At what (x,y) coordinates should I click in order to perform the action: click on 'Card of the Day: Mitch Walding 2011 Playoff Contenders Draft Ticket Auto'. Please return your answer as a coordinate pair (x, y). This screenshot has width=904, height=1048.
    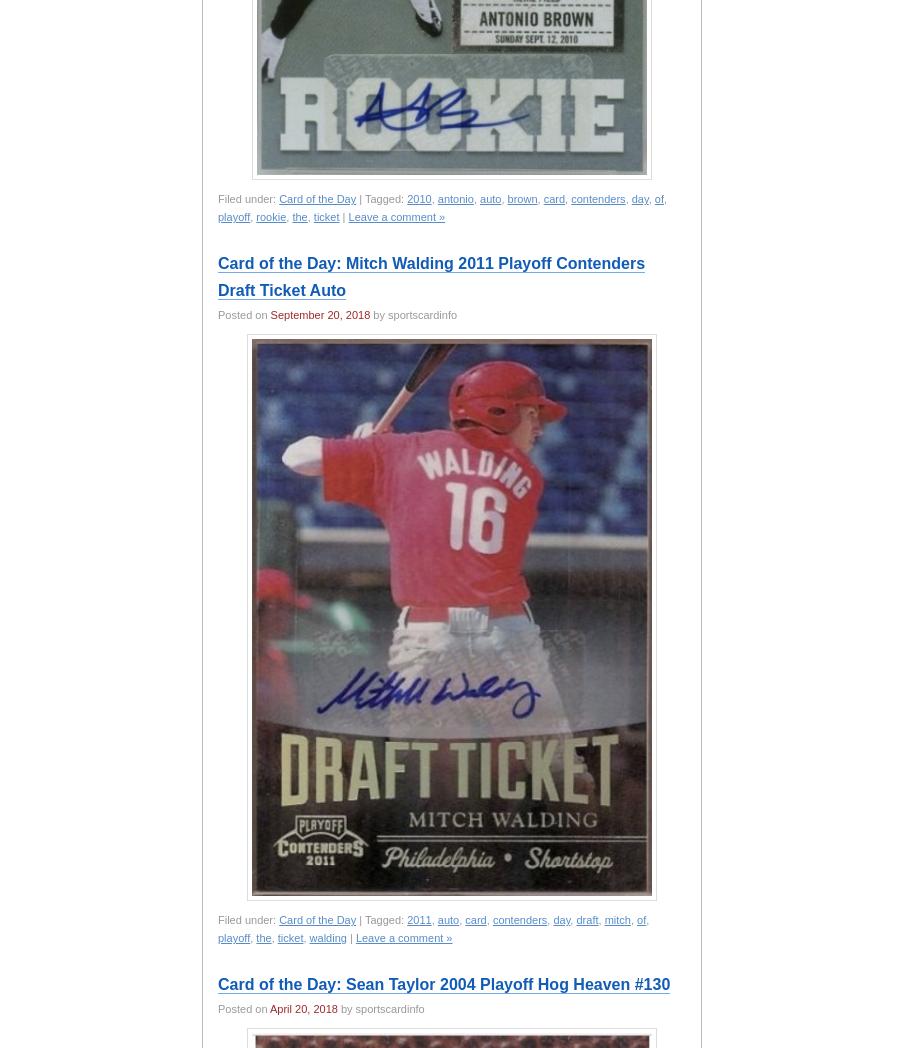
    Looking at the image, I should click on (431, 275).